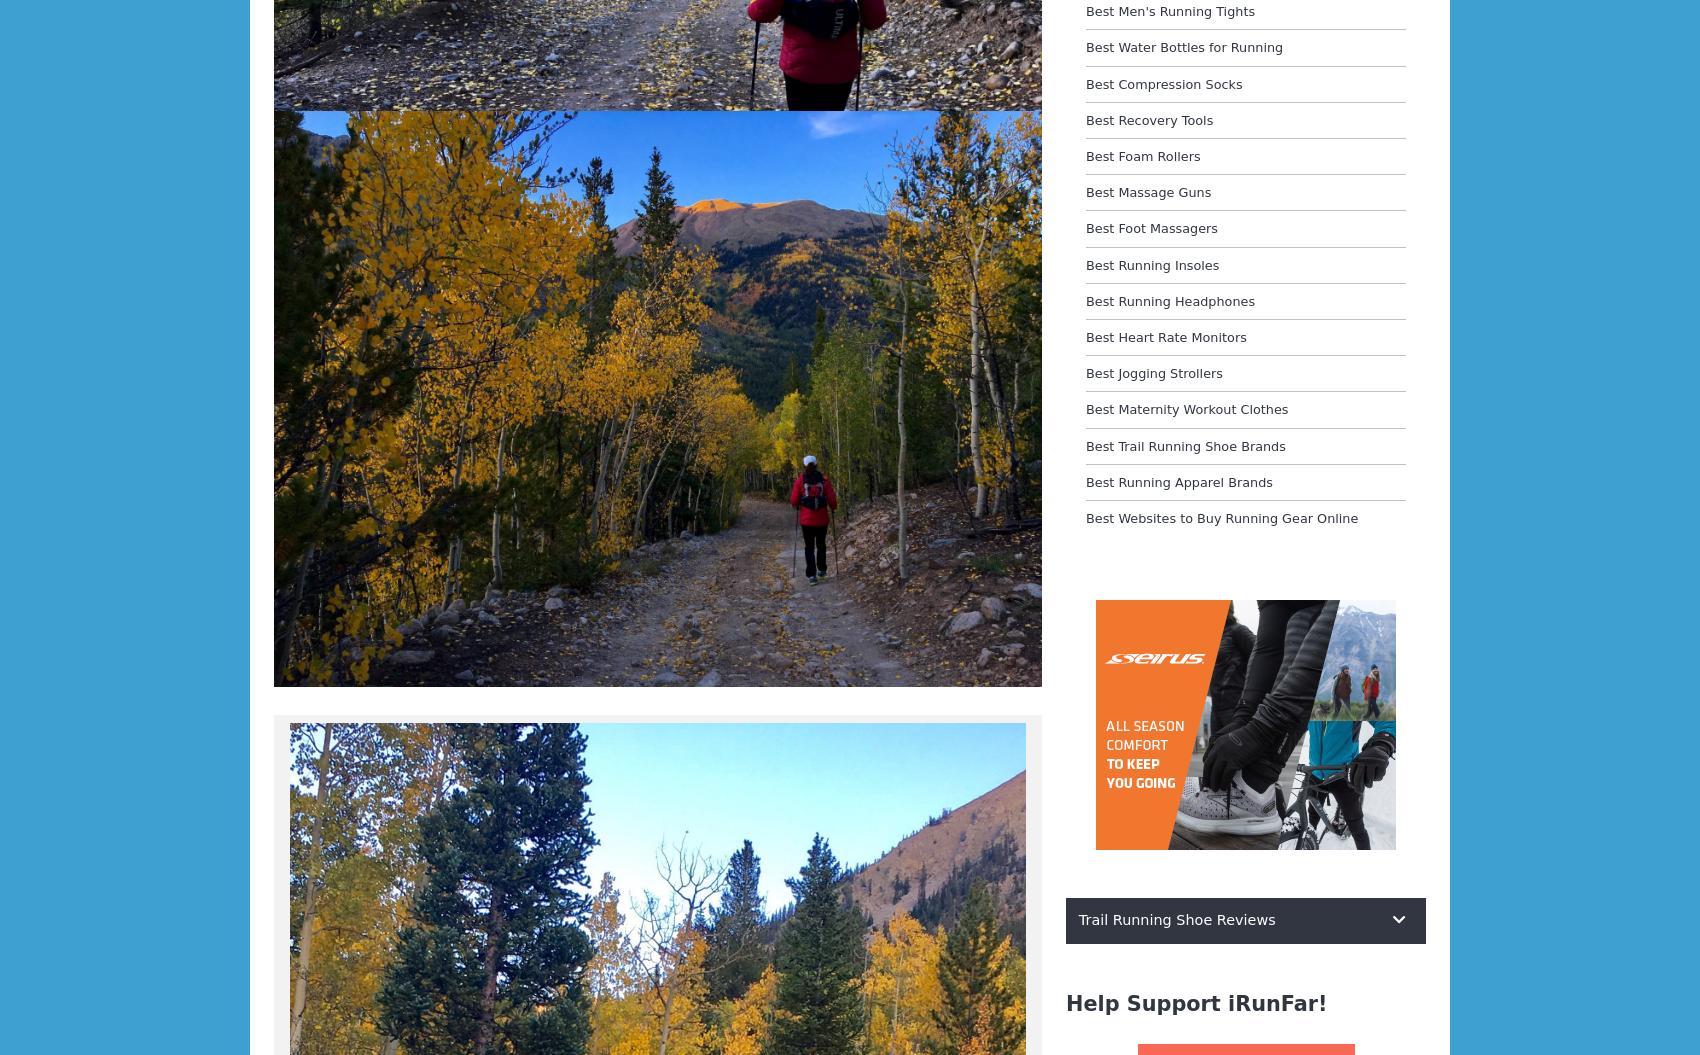  What do you see at coordinates (274, 191) in the screenshot?
I see `'half an hour'` at bounding box center [274, 191].